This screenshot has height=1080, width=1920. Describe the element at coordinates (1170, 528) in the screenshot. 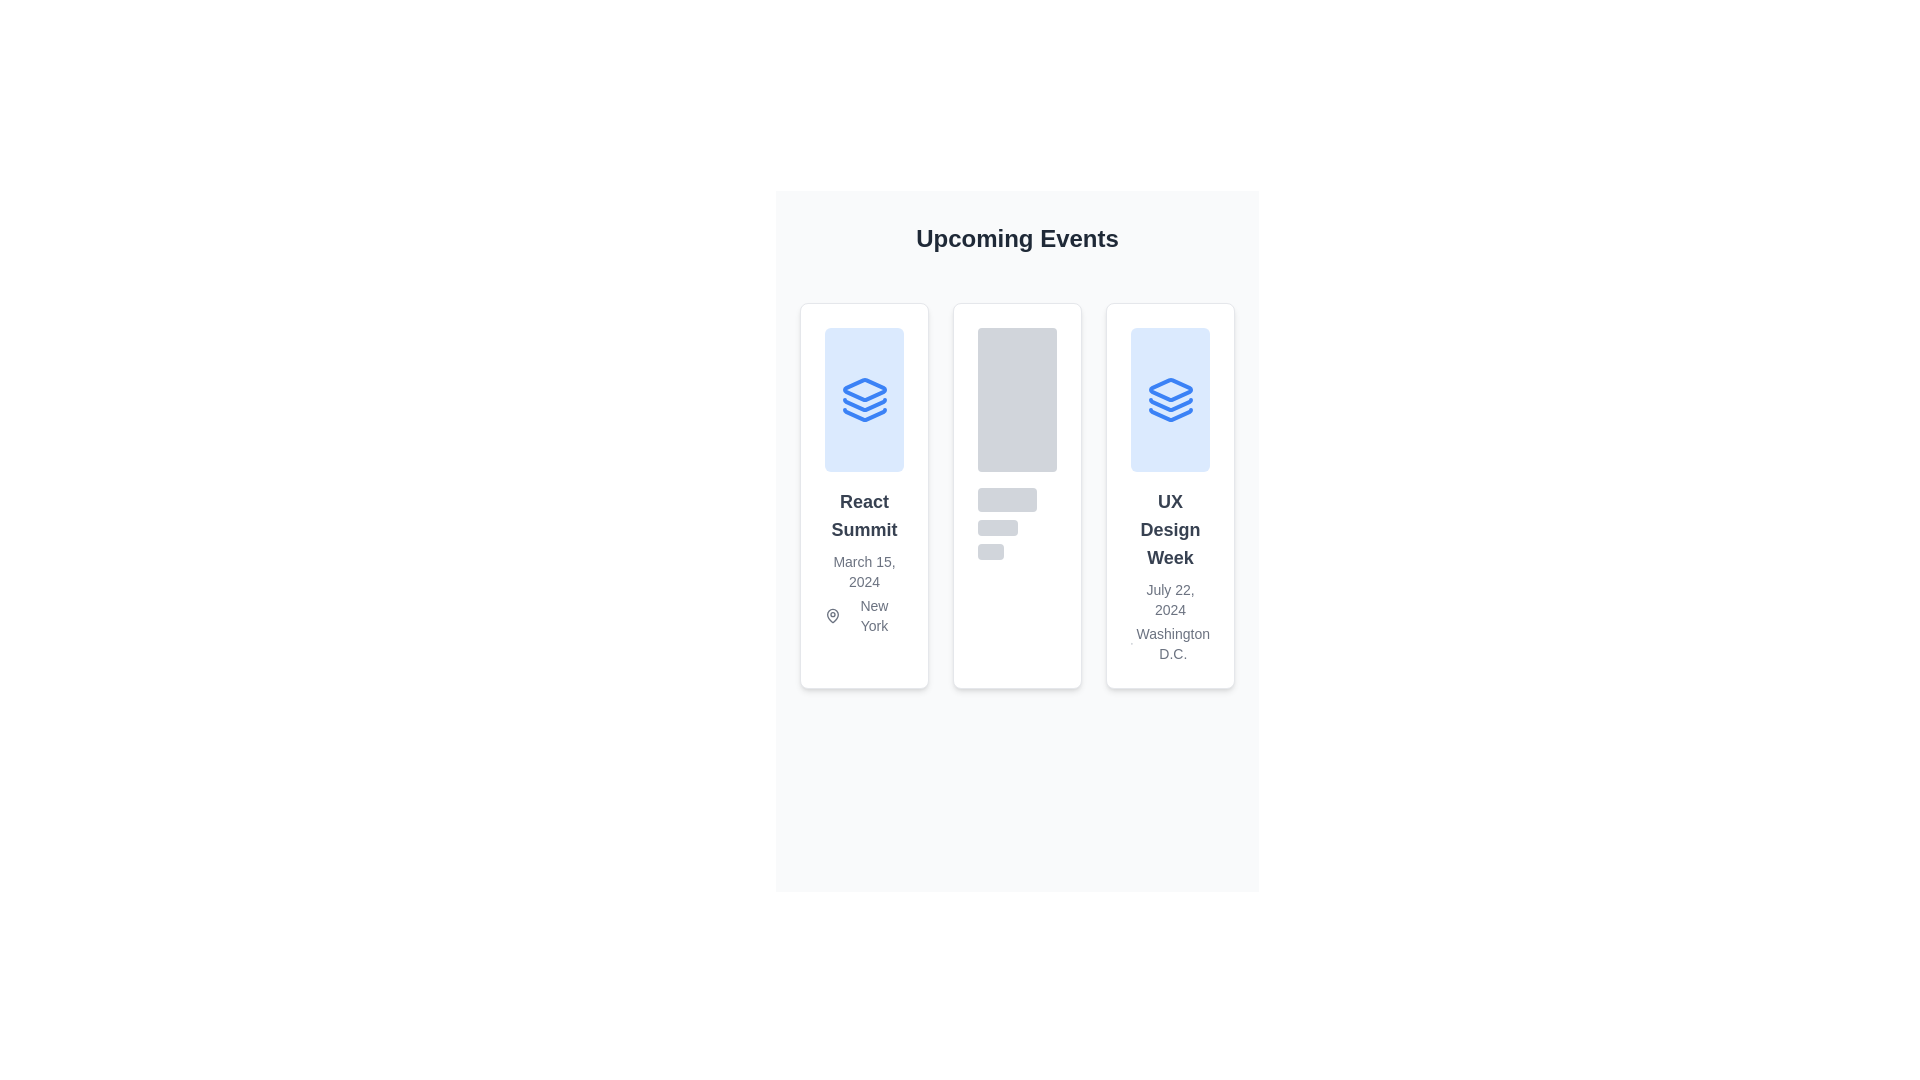

I see `text displayed in the title of the third event card from the left, which is positioned above the date and location details and below the event icon` at that location.